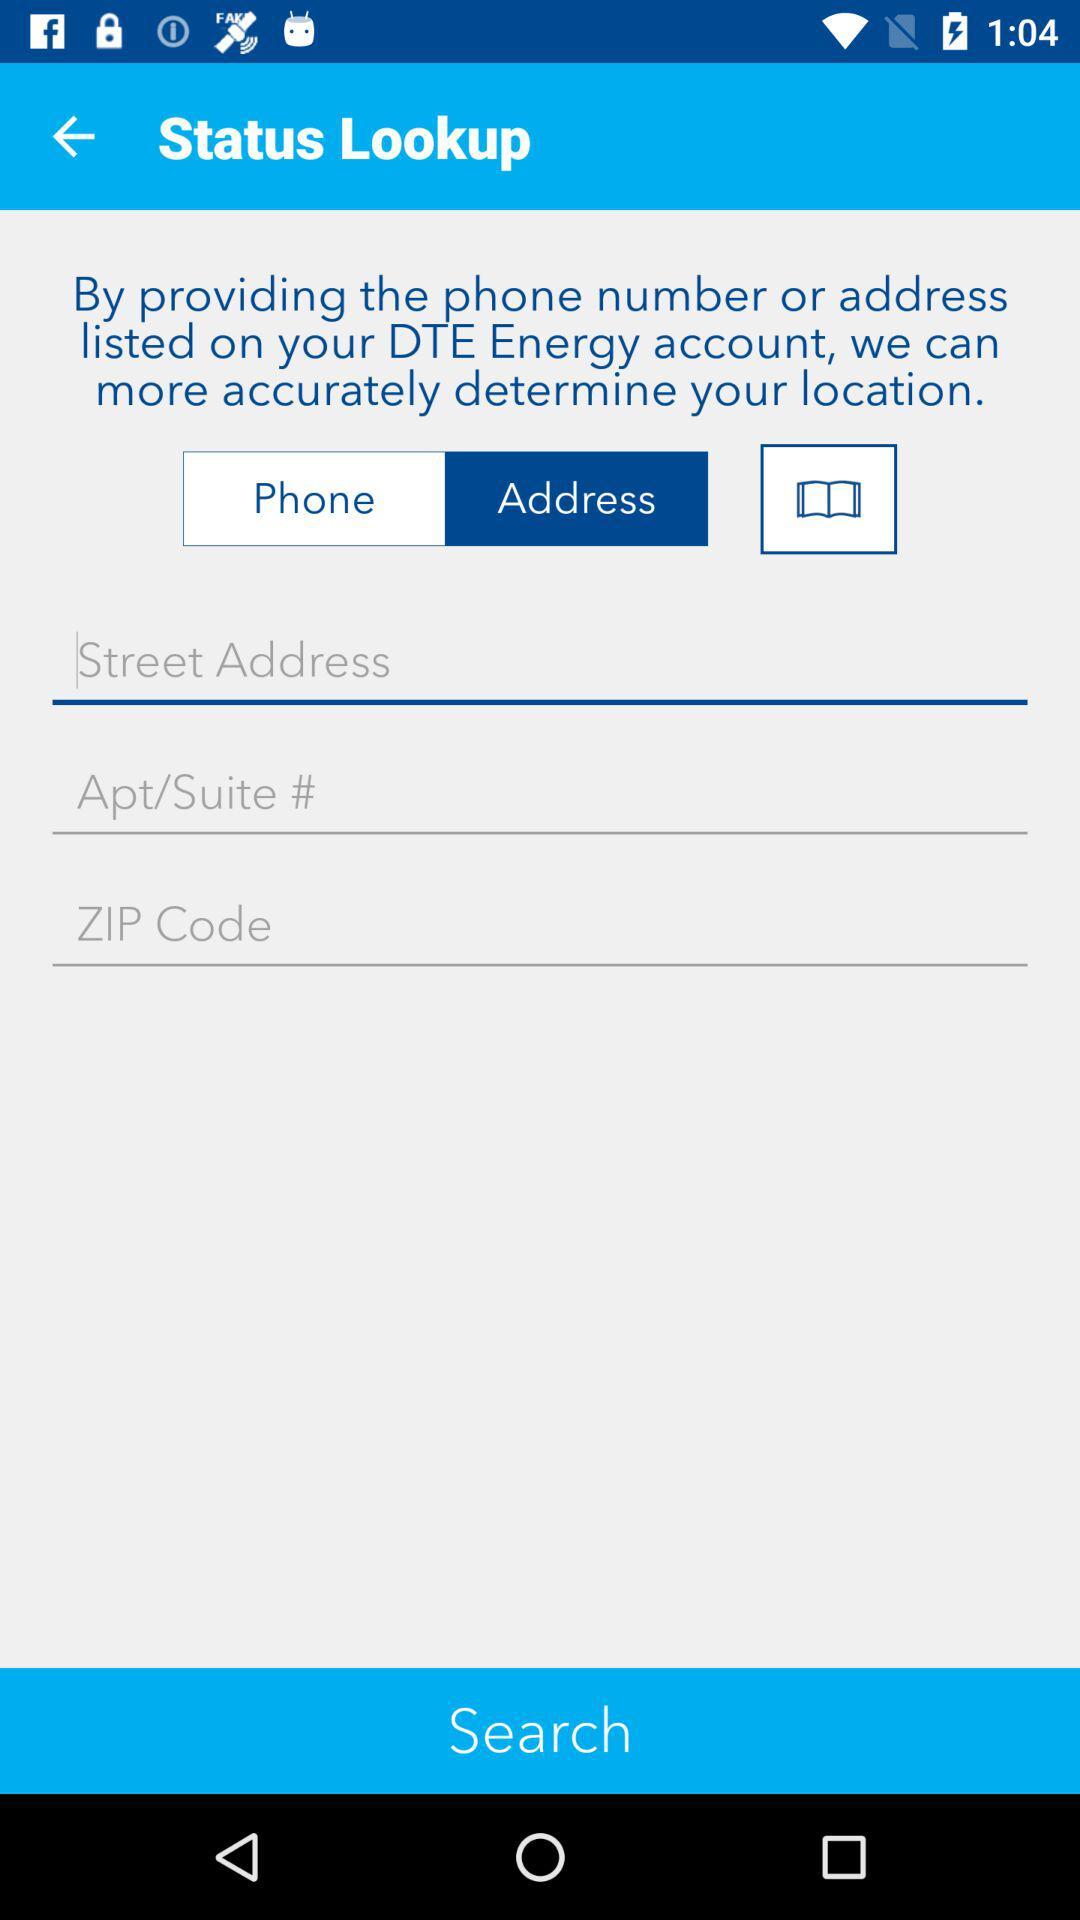 The height and width of the screenshot is (1920, 1080). What do you see at coordinates (540, 1730) in the screenshot?
I see `the search icon` at bounding box center [540, 1730].